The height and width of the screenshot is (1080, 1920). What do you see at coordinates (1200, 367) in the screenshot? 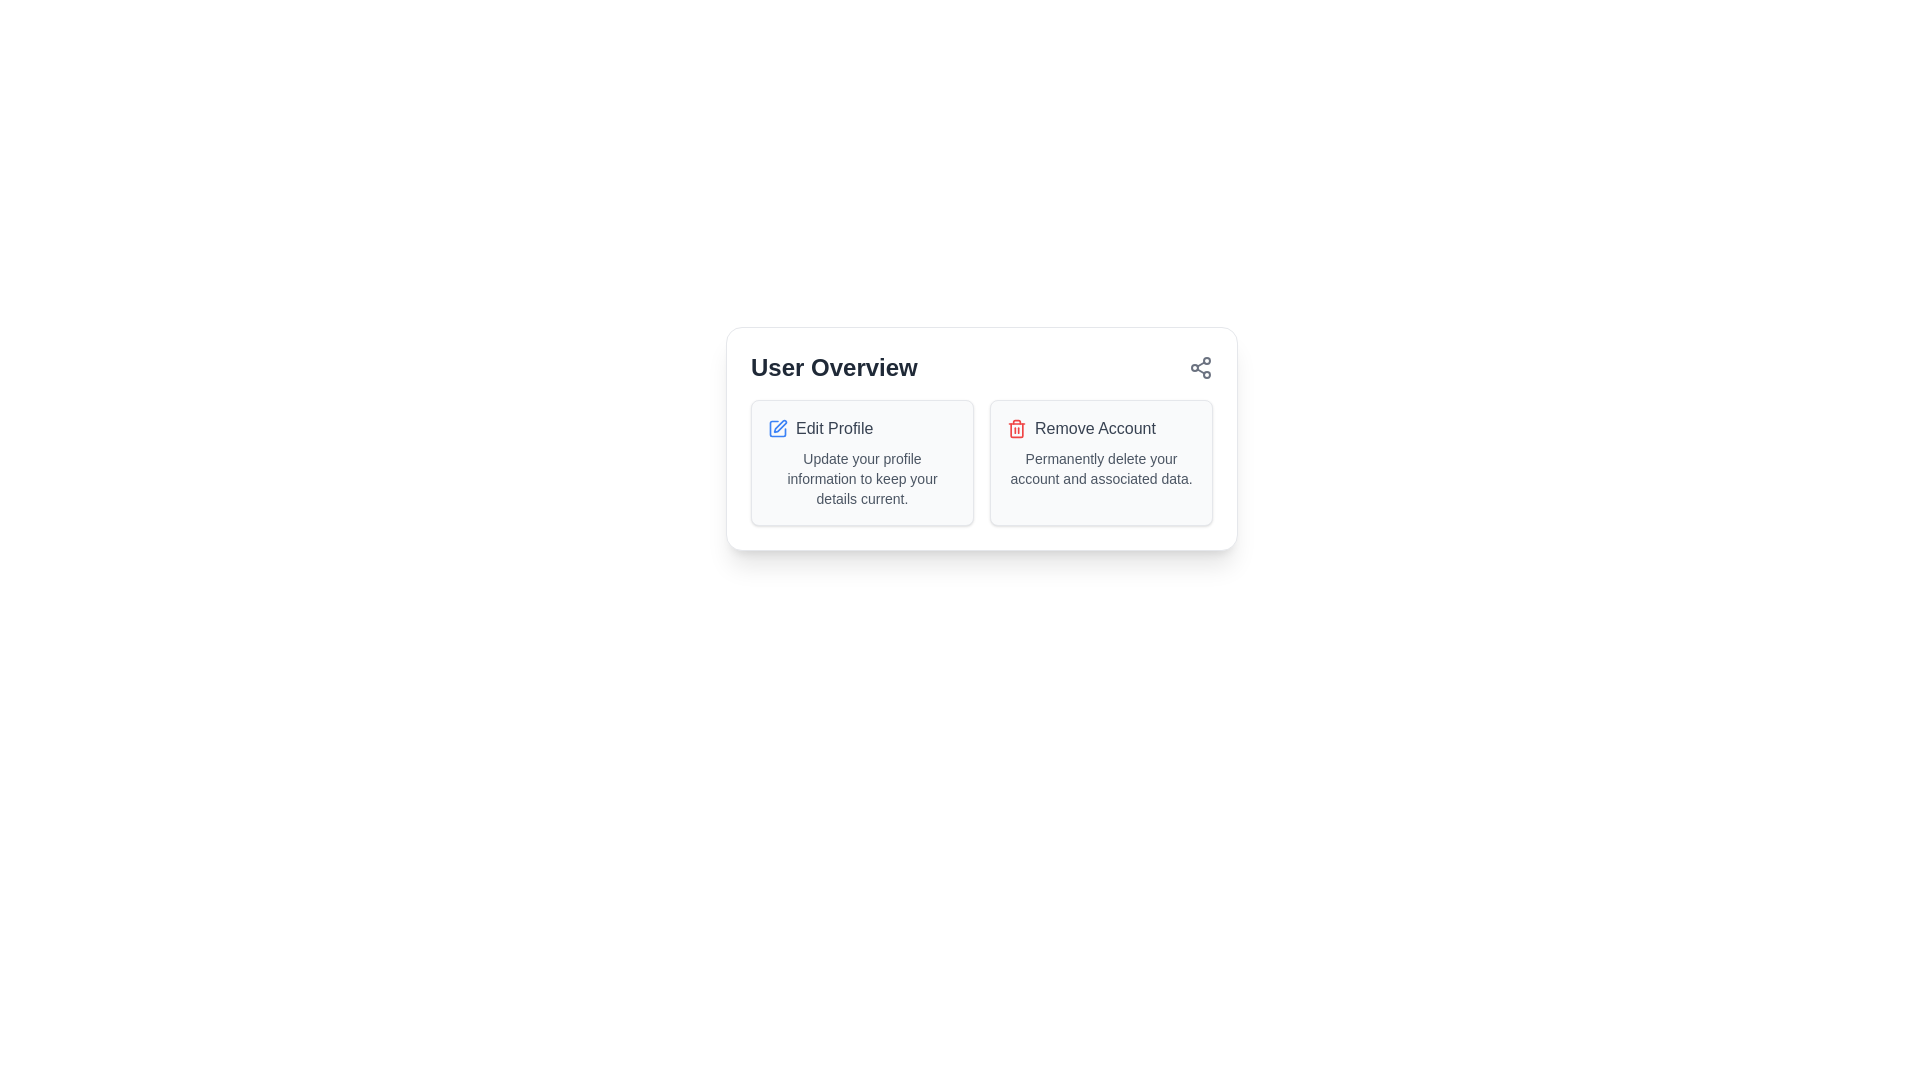
I see `the share icon button, which is a circular node-like style with three connected dots forming a triangle, located at the top-right corner of the 'User Overview' section` at bounding box center [1200, 367].